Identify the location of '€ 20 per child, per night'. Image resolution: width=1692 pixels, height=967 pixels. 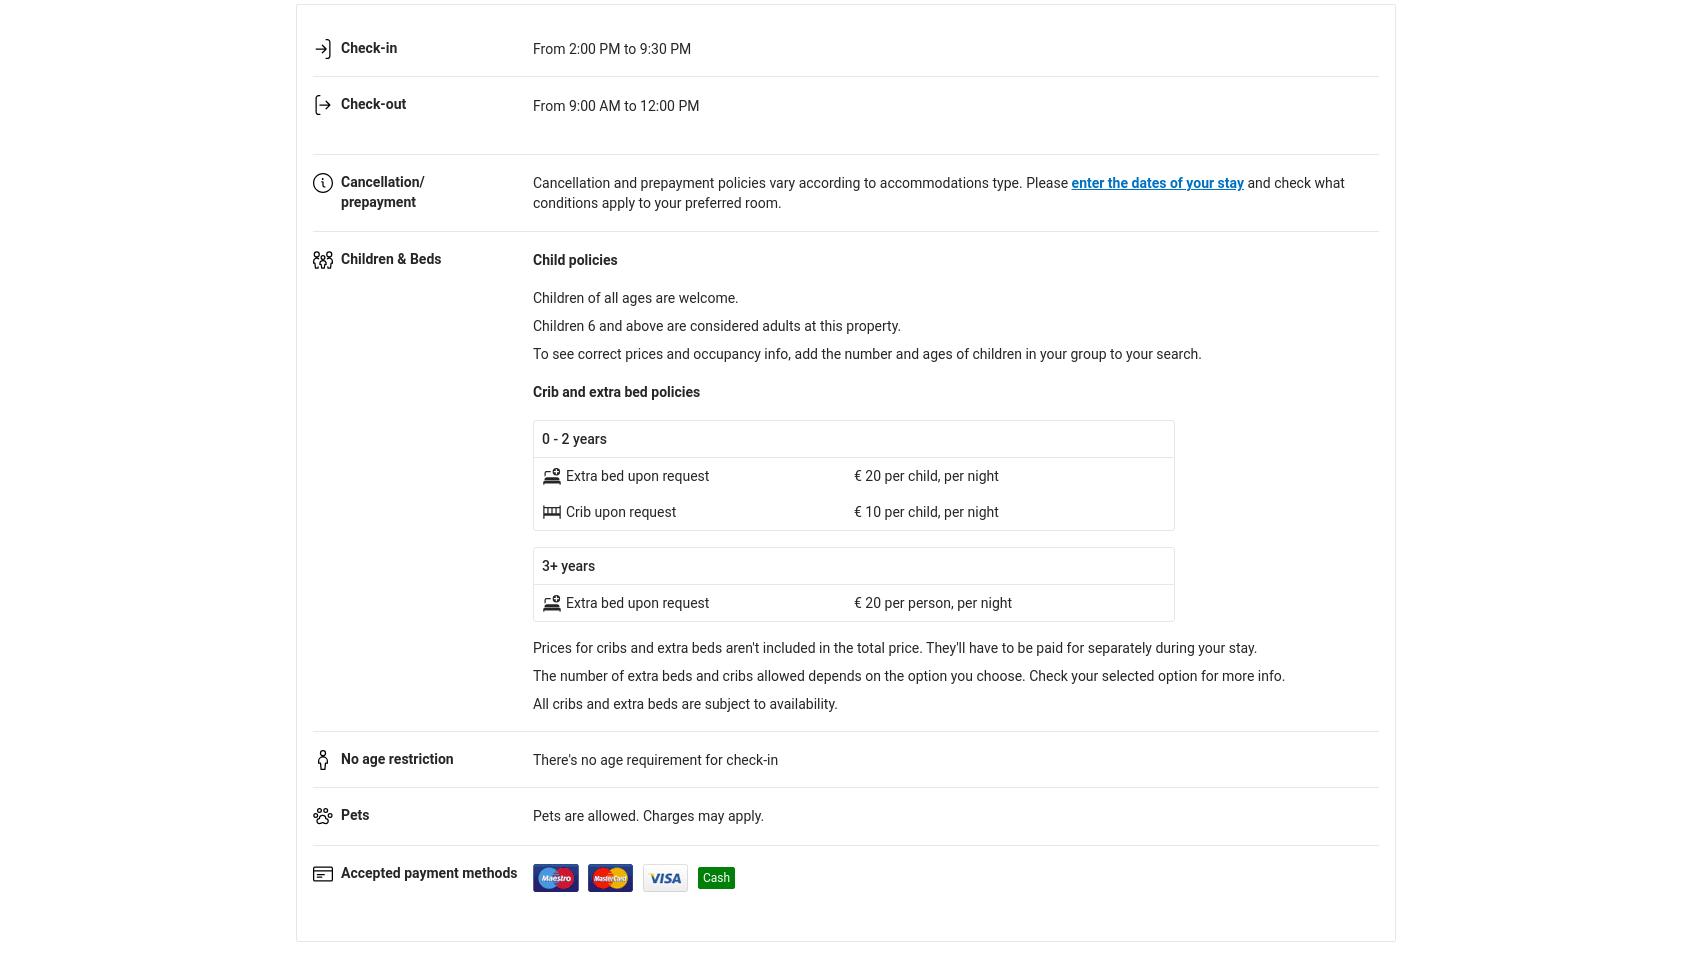
(926, 475).